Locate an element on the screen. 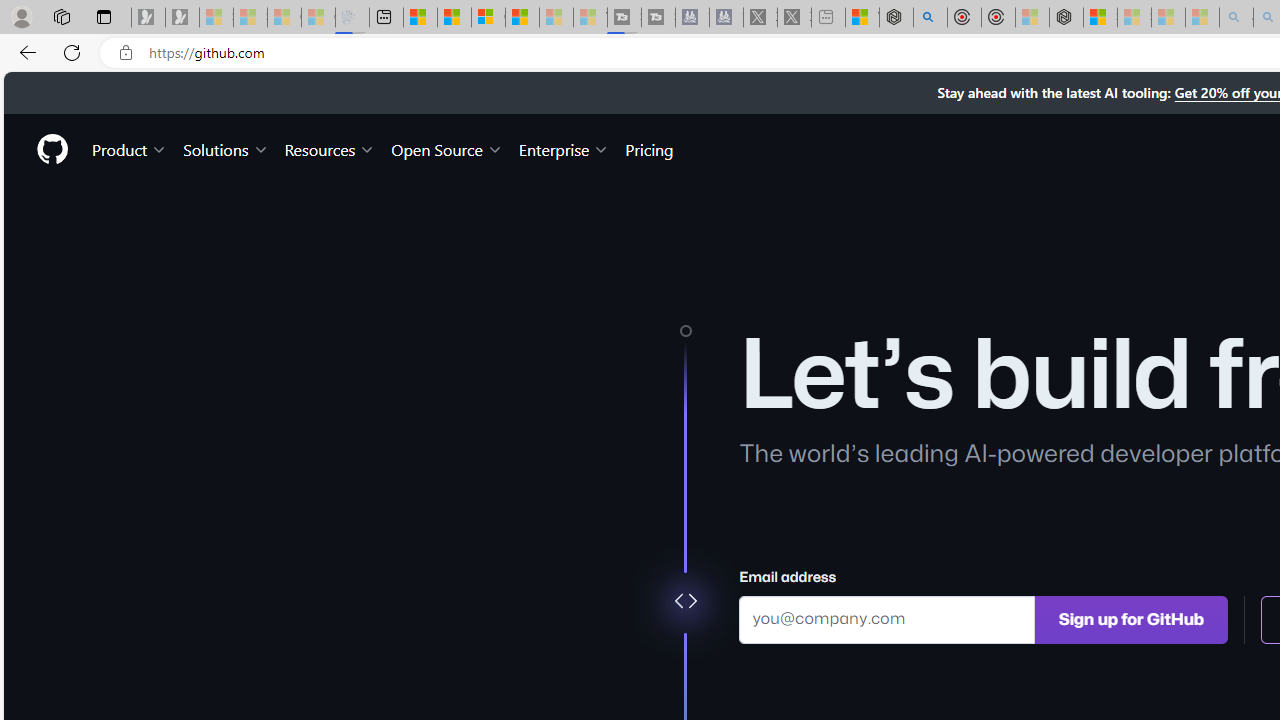 The image size is (1280, 720). 'Pricing' is located at coordinates (649, 148).